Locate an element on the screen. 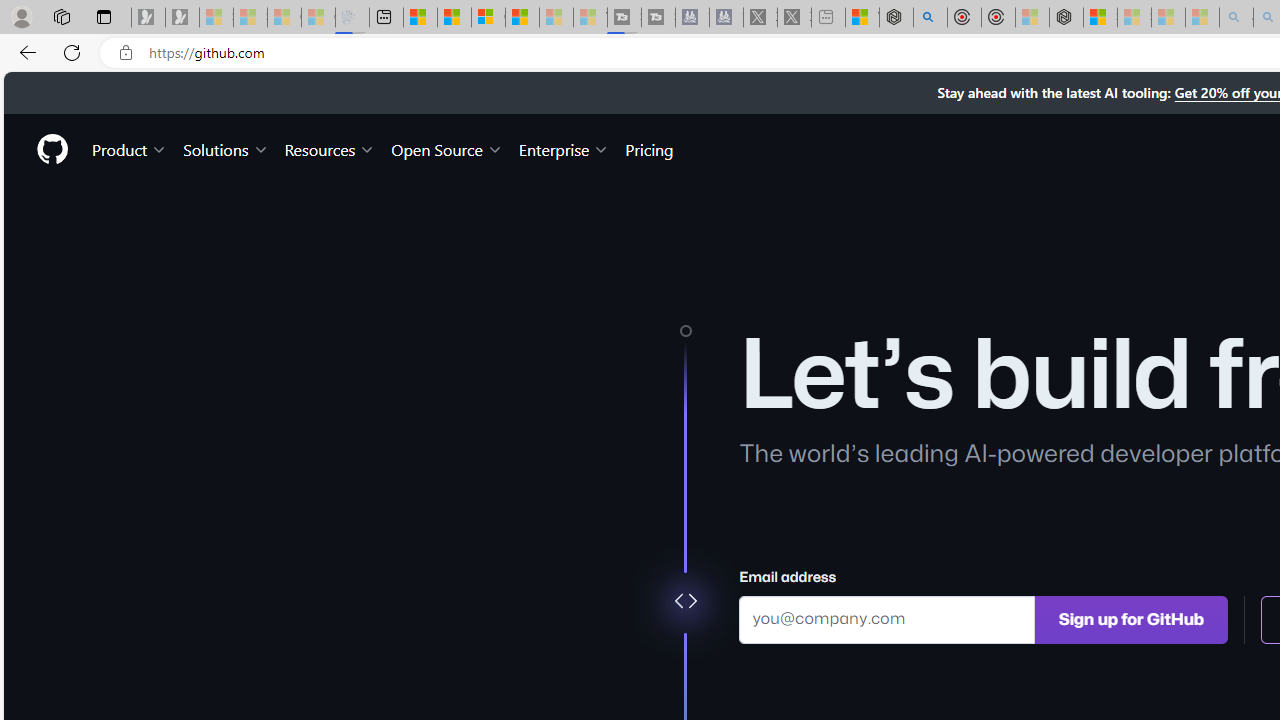 The image size is (1280, 720). 'Pricing' is located at coordinates (649, 148).